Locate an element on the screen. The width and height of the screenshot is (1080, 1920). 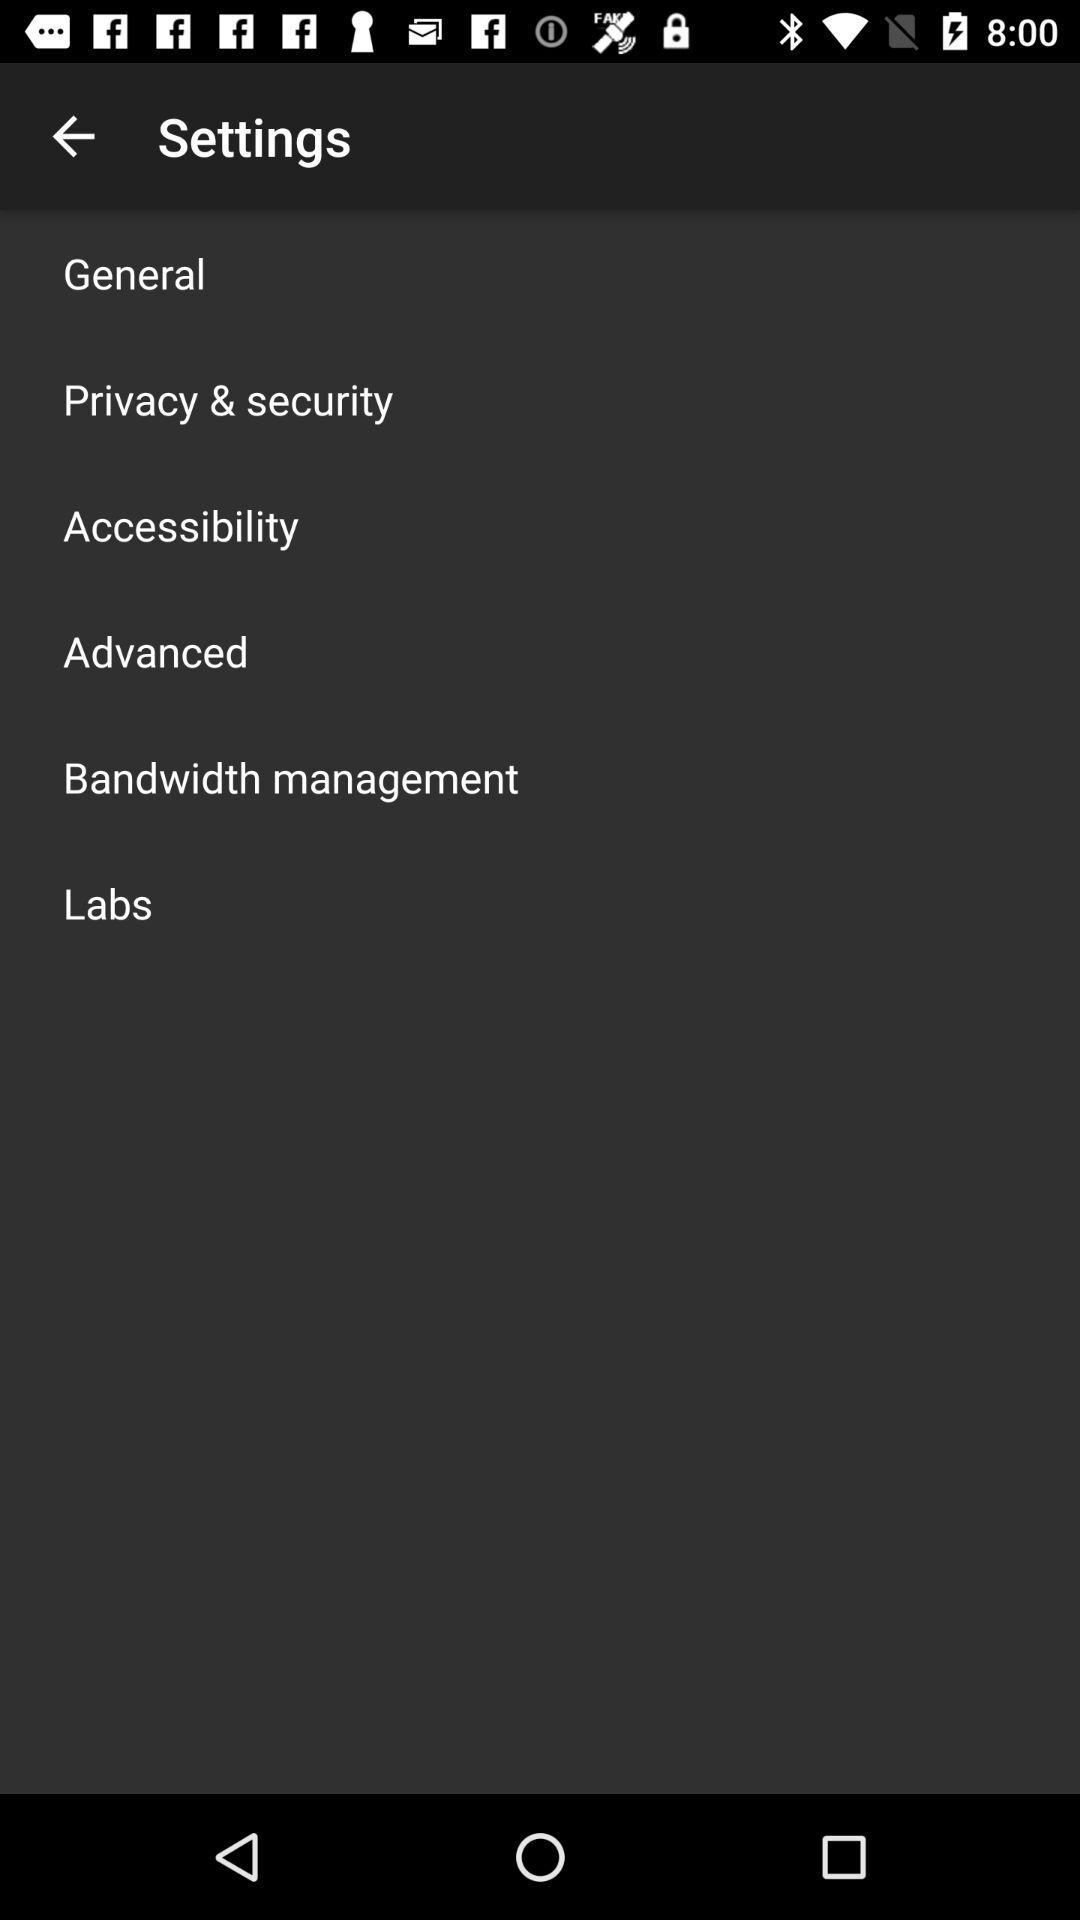
the labs app is located at coordinates (108, 901).